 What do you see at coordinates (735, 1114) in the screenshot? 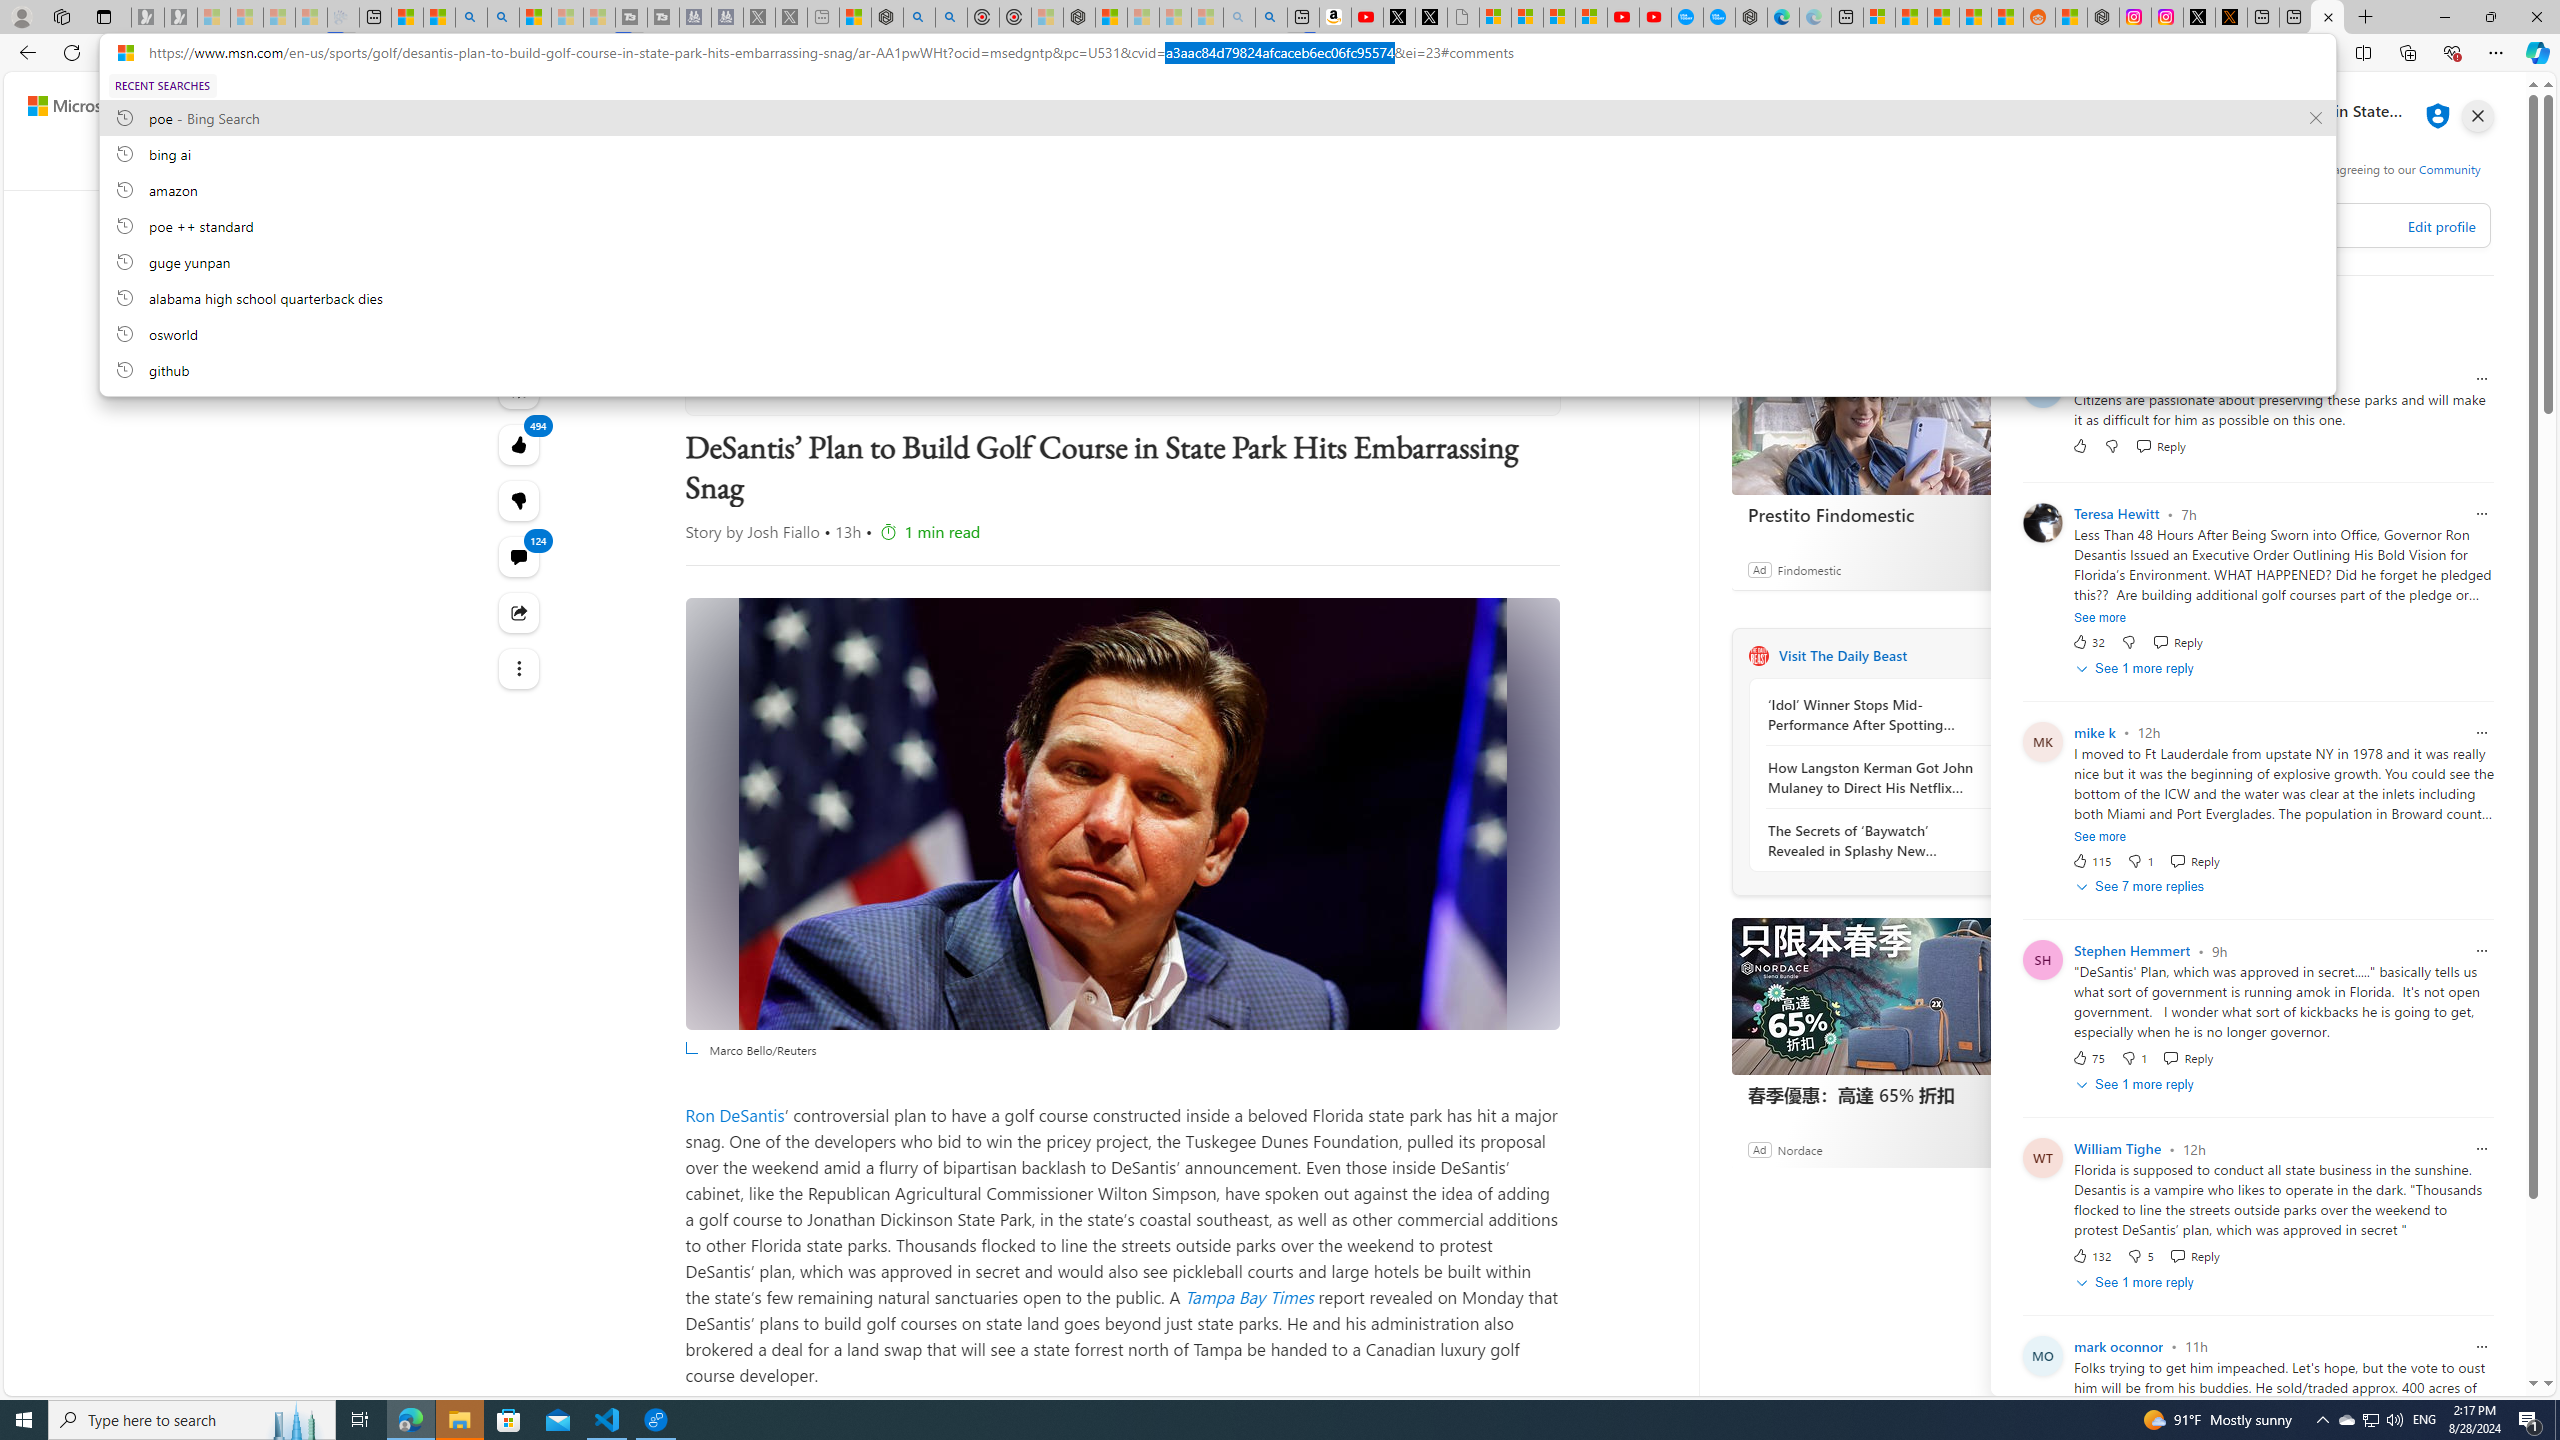
I see `'Ron DeSantis'` at bounding box center [735, 1114].